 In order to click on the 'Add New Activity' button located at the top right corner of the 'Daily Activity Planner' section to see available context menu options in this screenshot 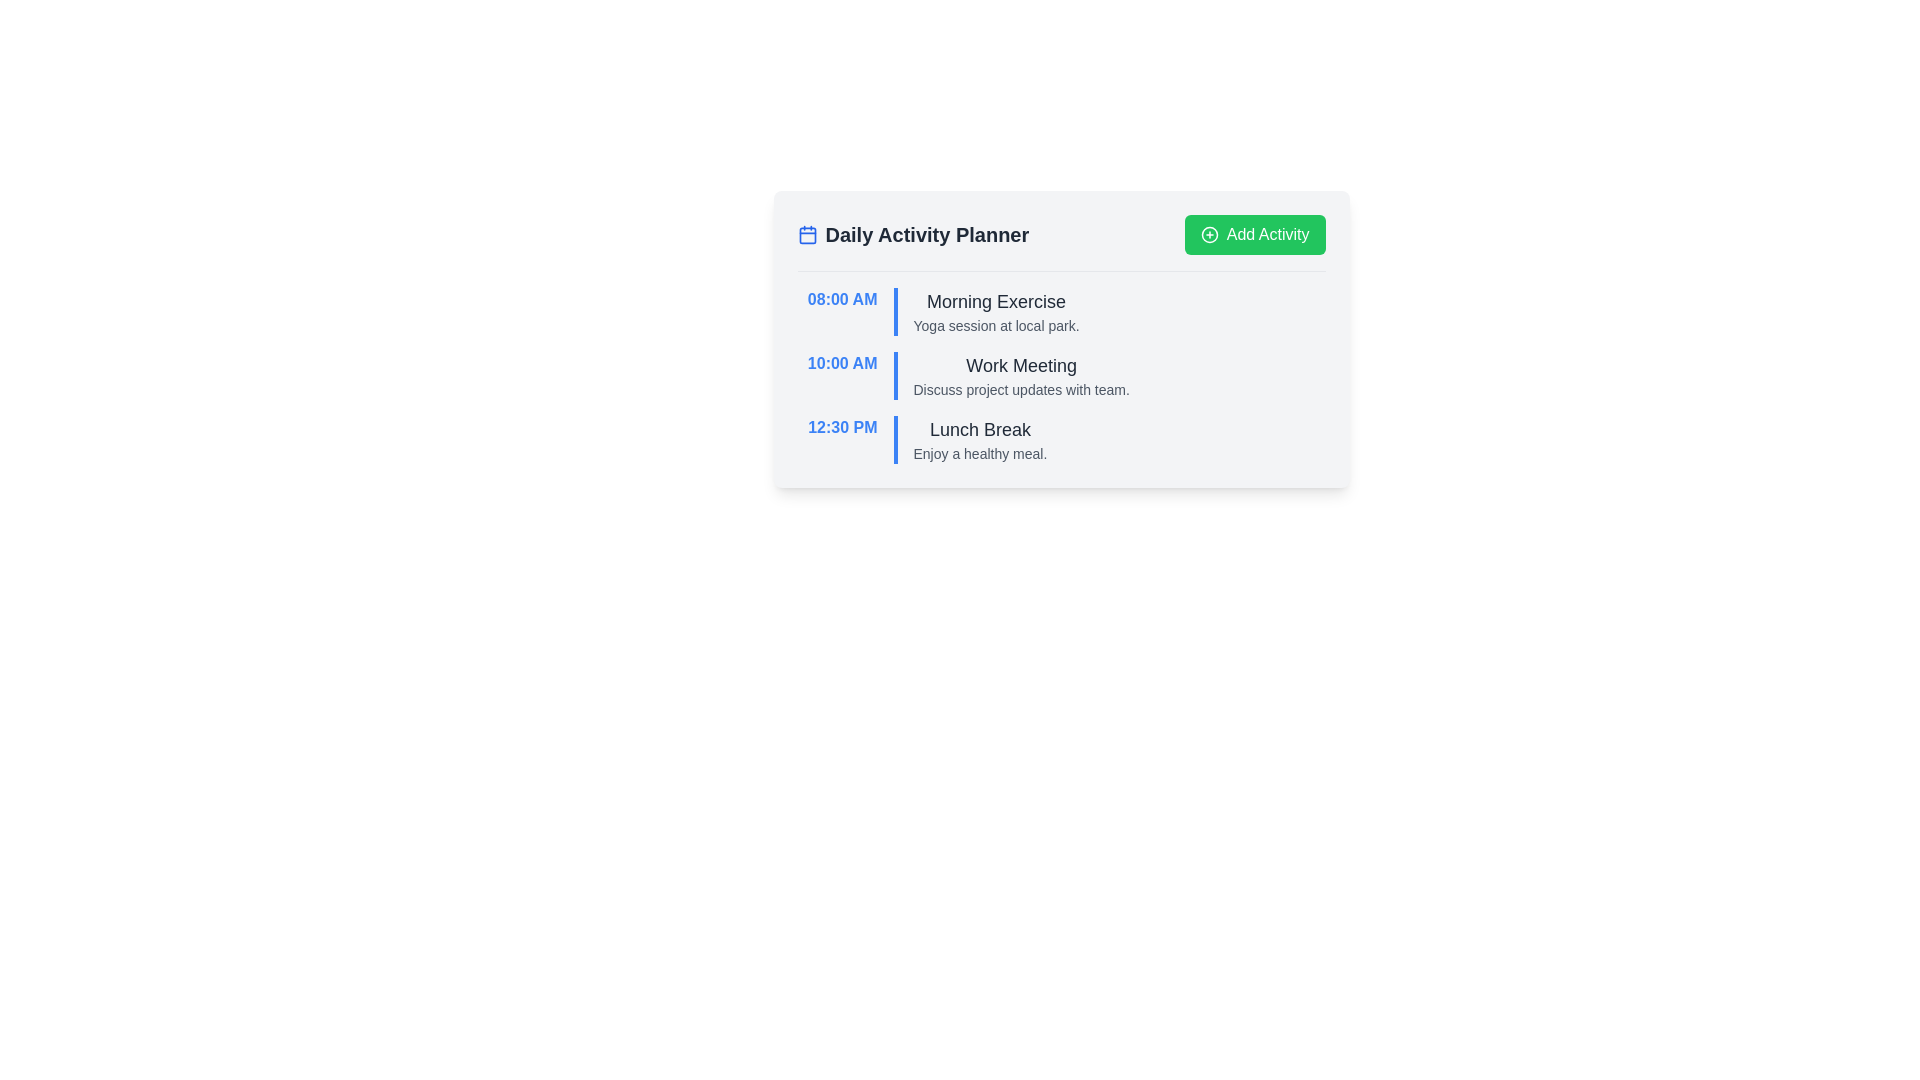, I will do `click(1253, 234)`.